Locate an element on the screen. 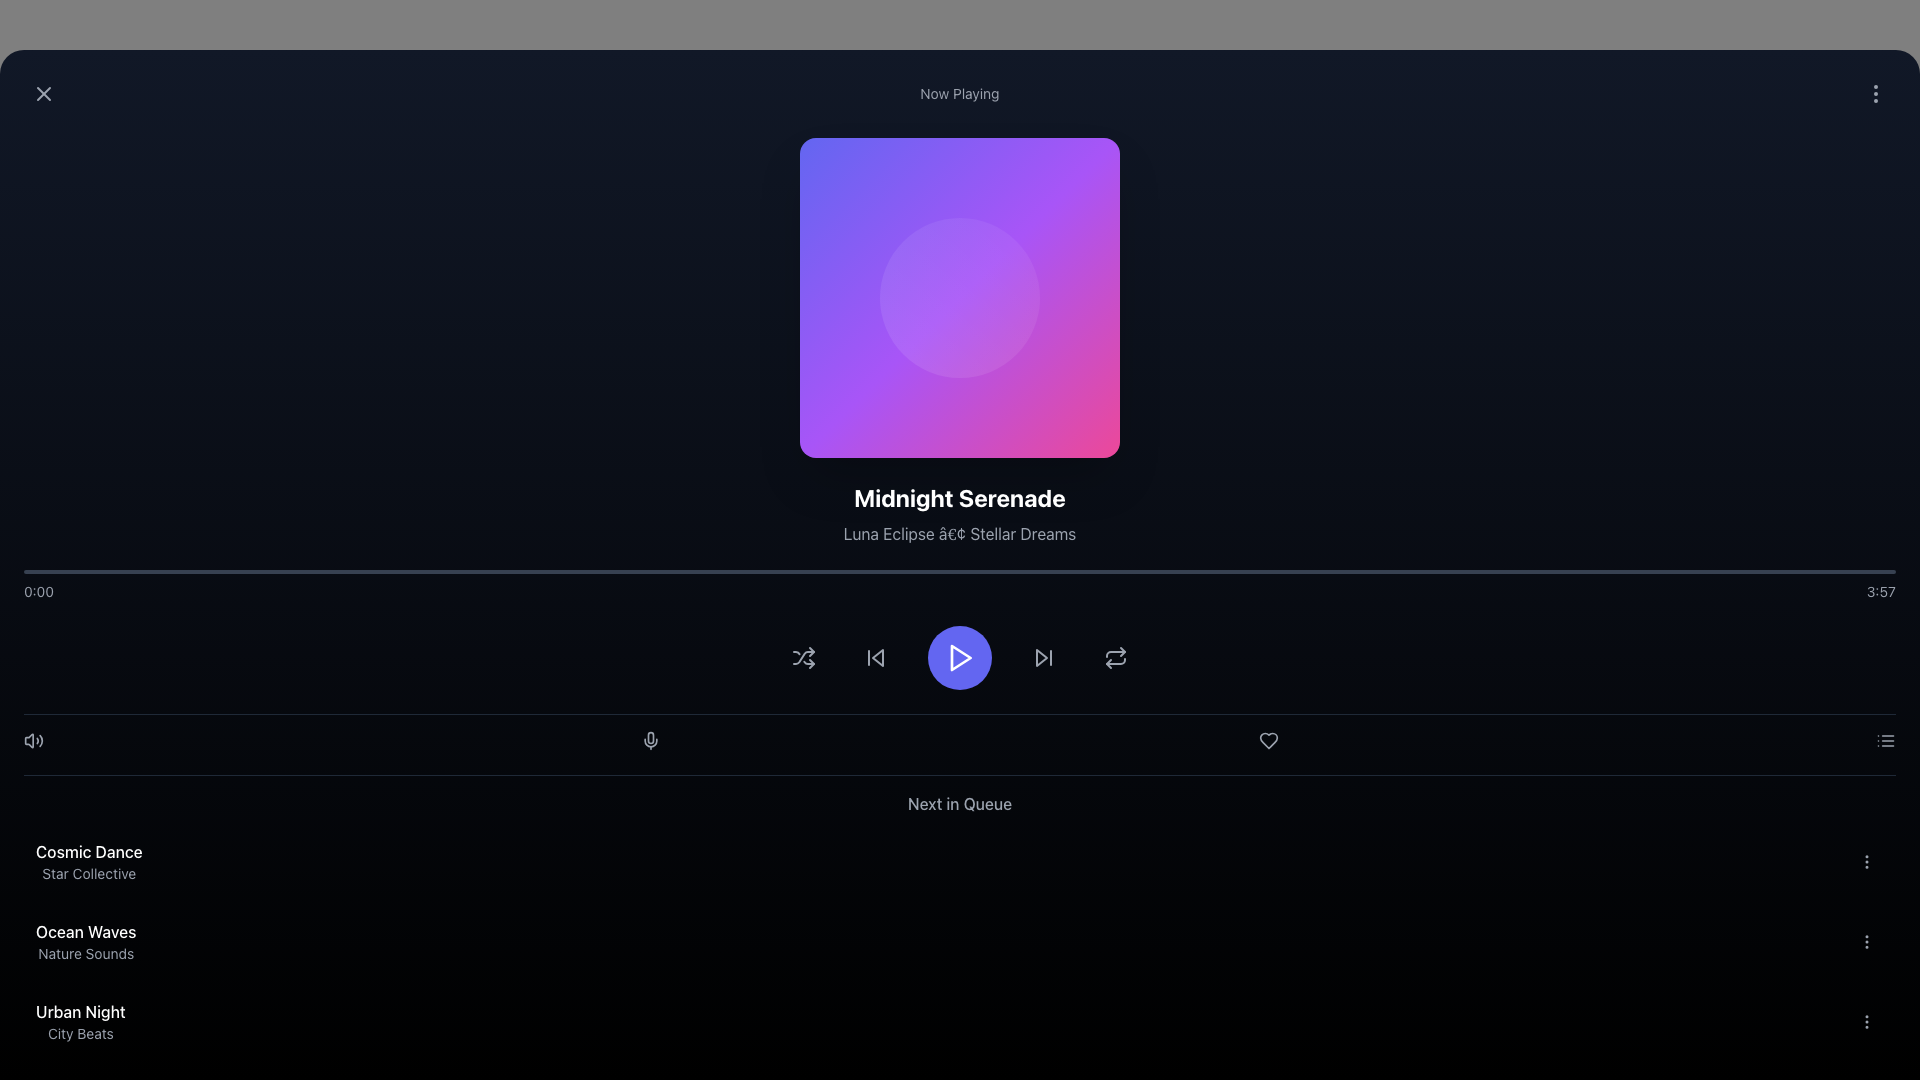 The height and width of the screenshot is (1080, 1920). the Text label indicating the total duration of the media being played, which is positioned at the far-right end of the media progress bar is located at coordinates (1880, 590).